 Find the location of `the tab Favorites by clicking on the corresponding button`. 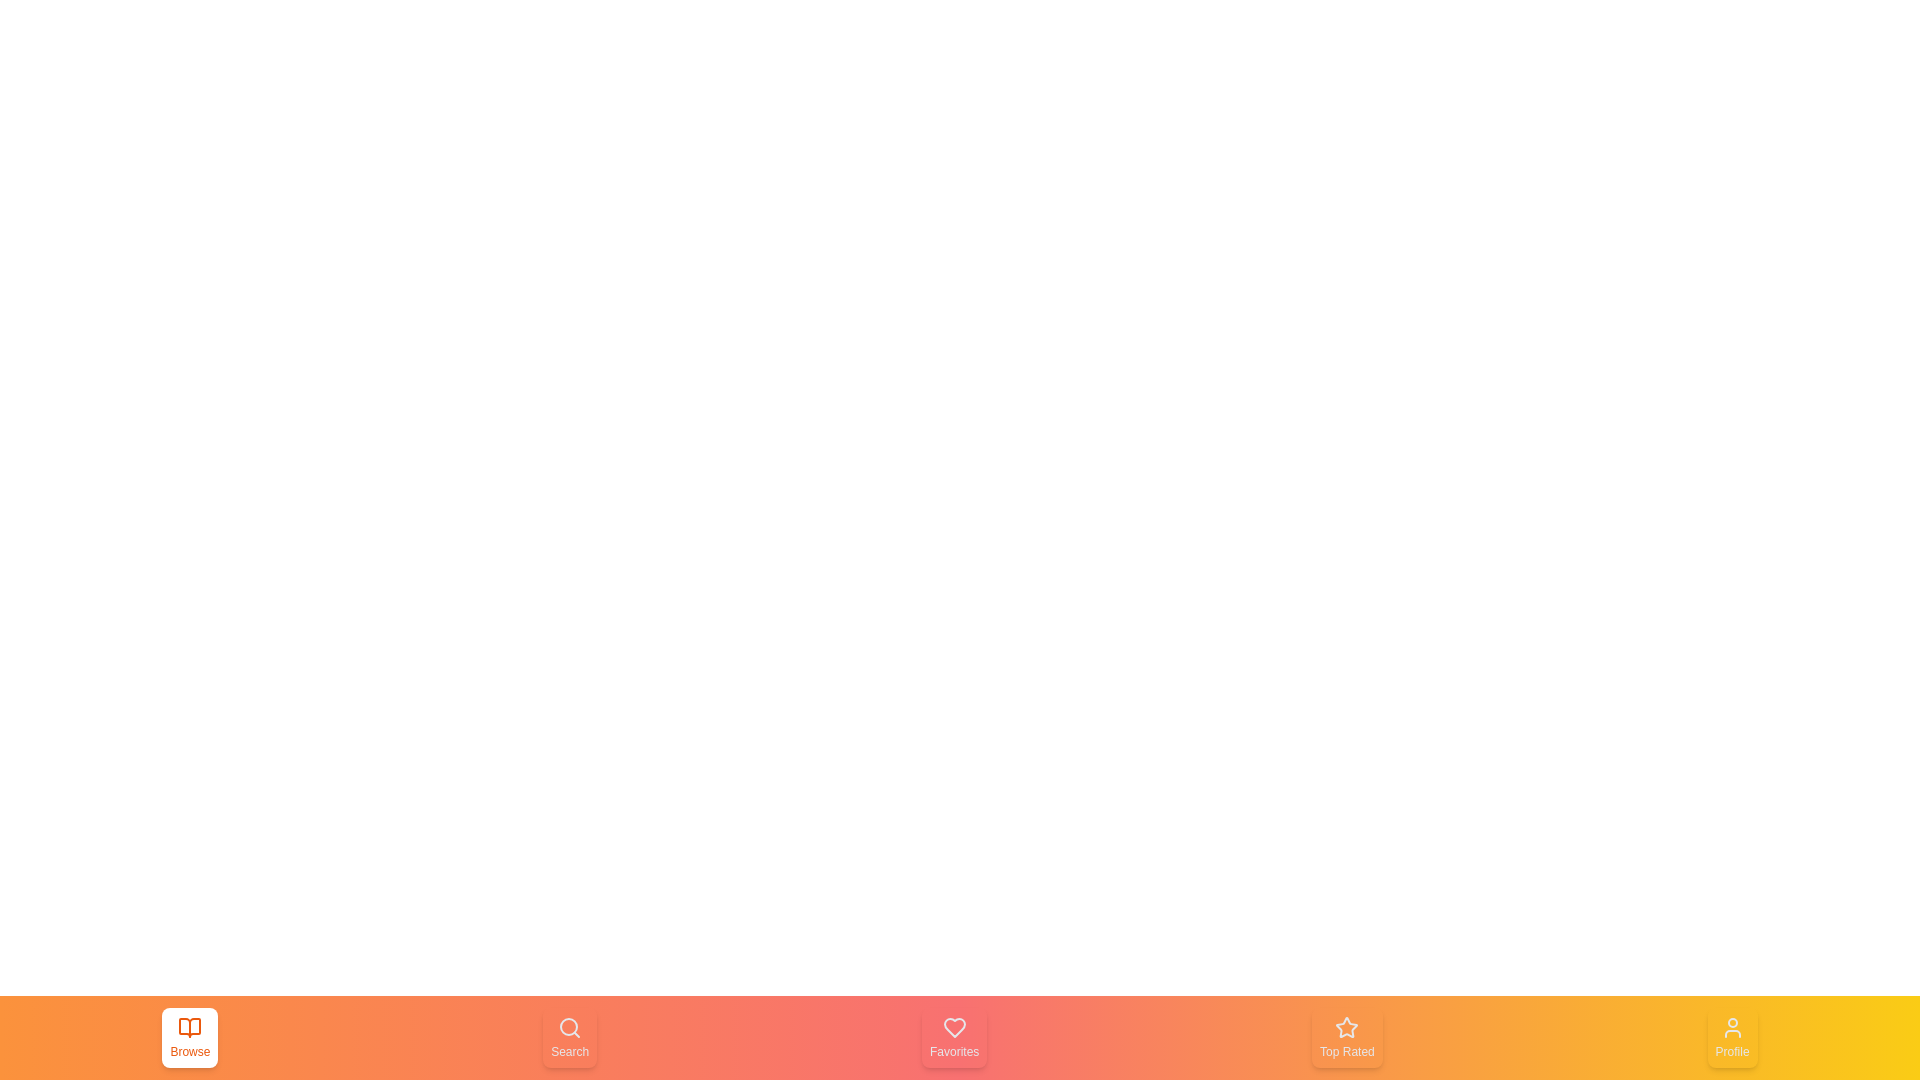

the tab Favorites by clicking on the corresponding button is located at coordinates (953, 1036).